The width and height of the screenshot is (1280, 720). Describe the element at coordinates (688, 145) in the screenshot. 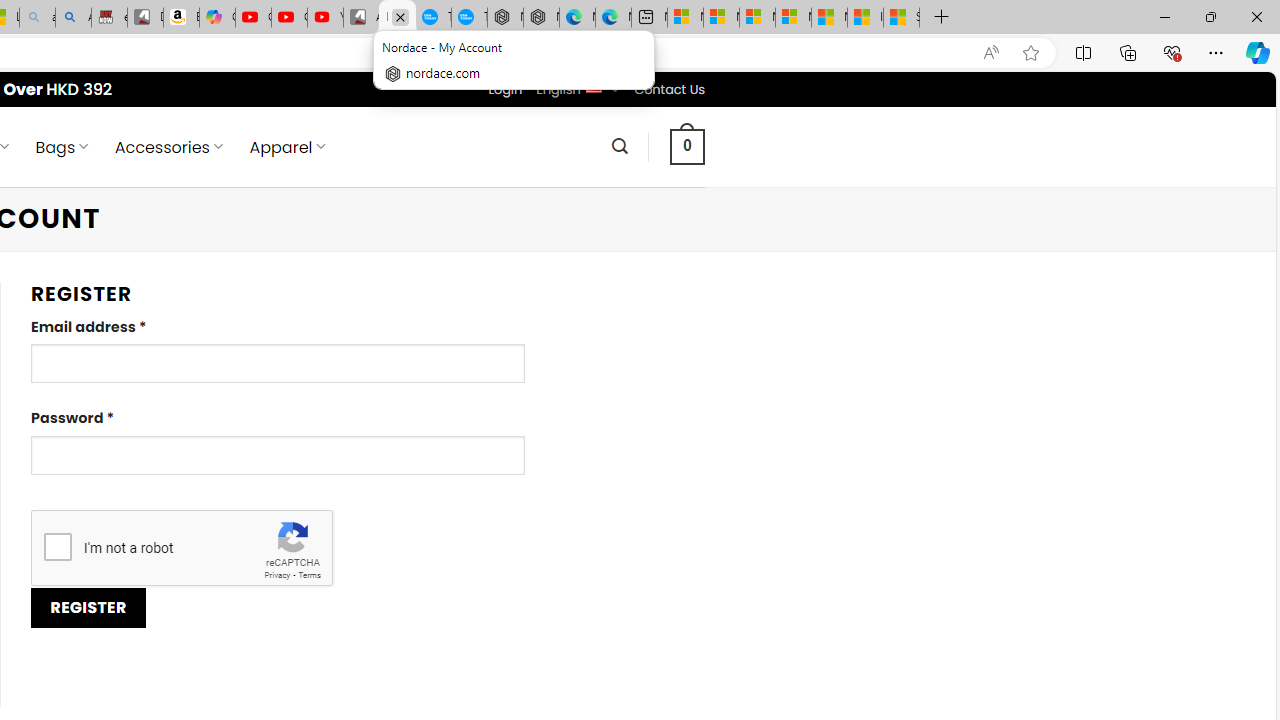

I see `' 0 '` at that location.